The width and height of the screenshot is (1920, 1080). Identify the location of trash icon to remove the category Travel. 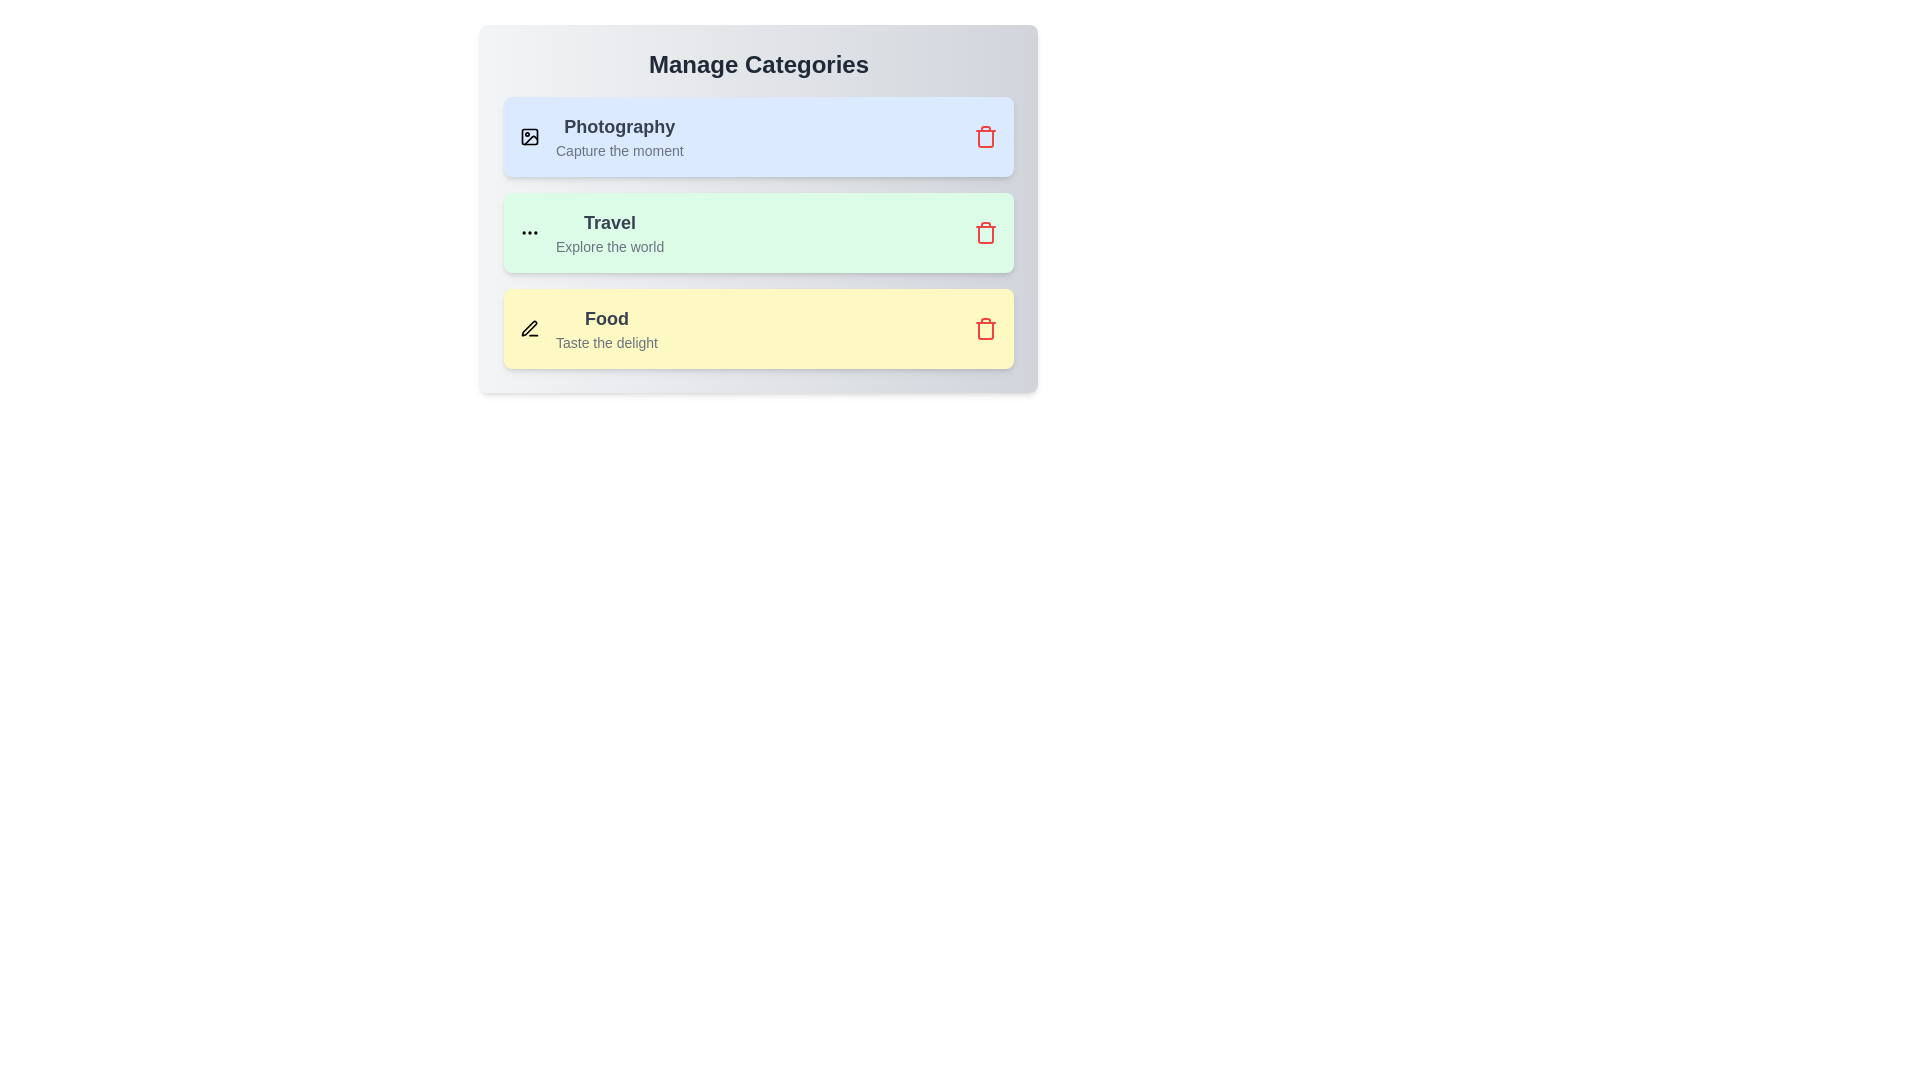
(985, 231).